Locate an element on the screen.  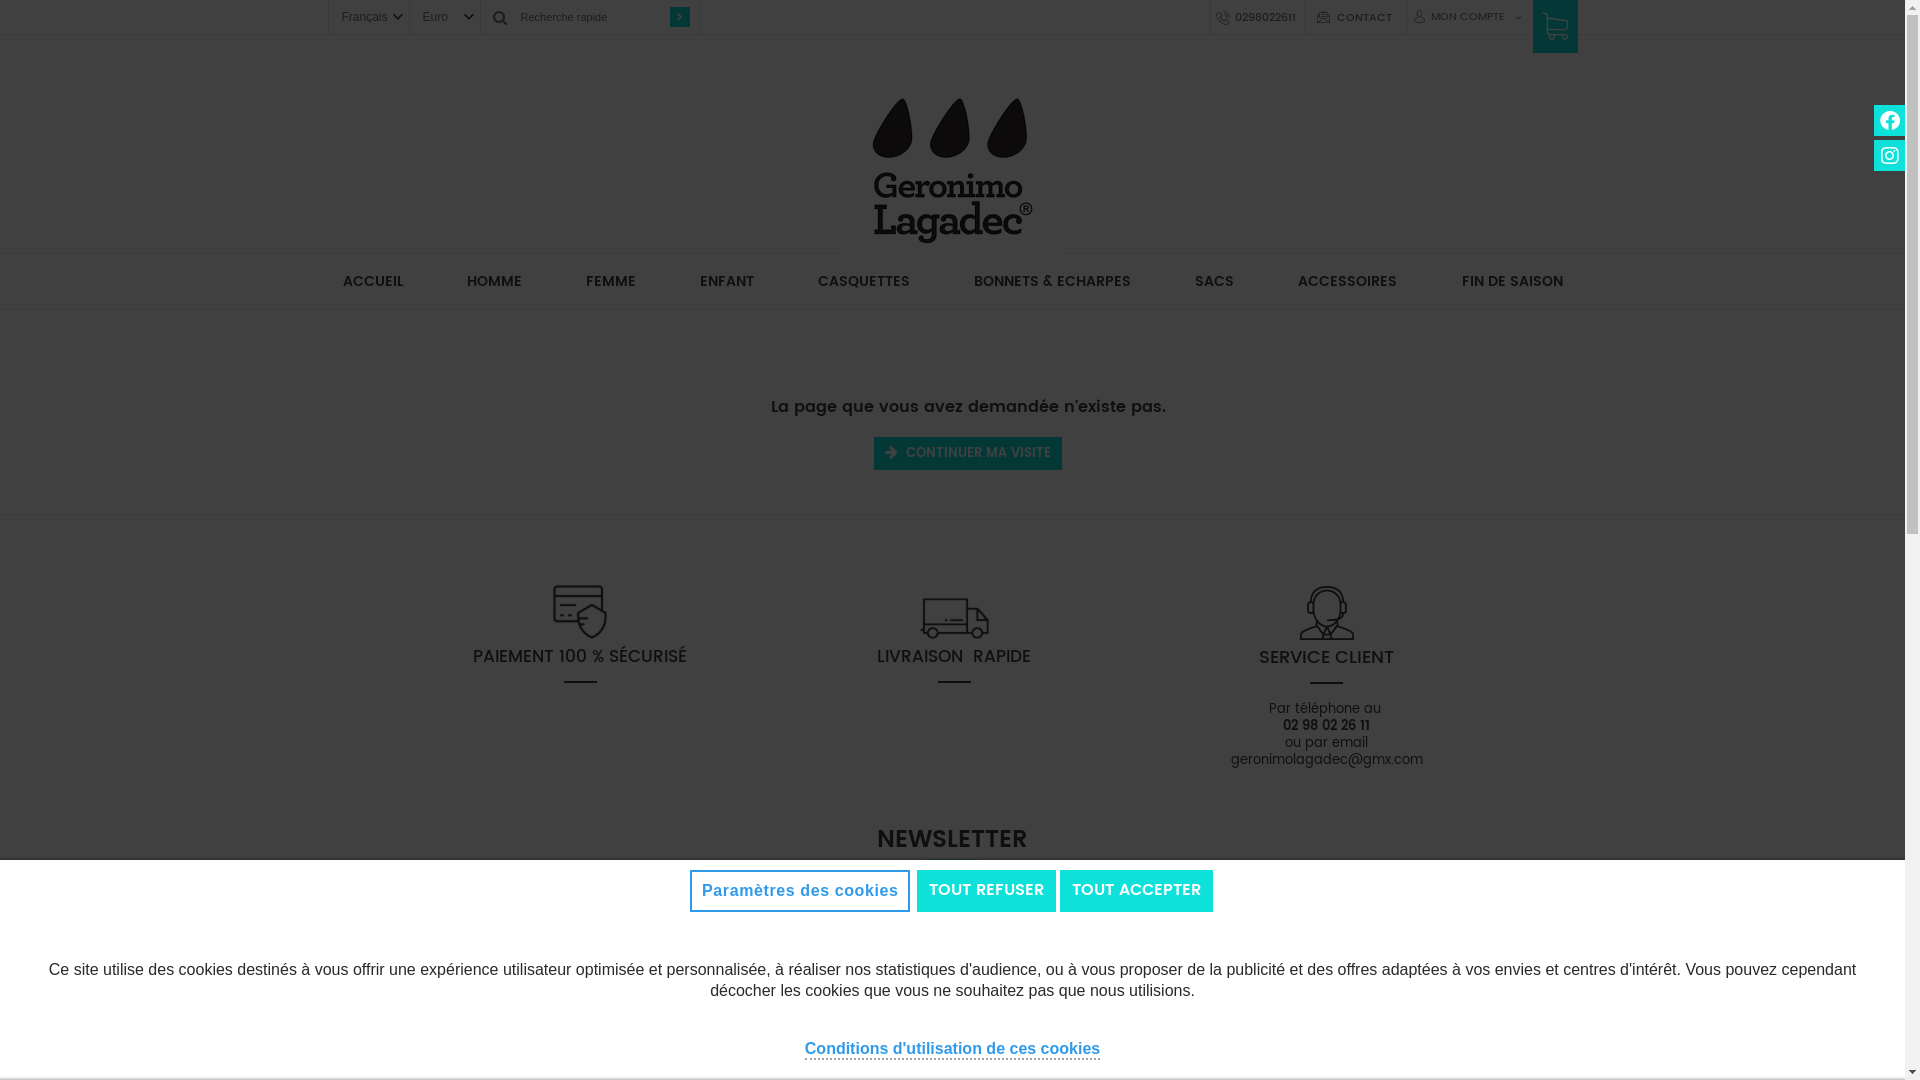
'HOMME' is located at coordinates (450, 281).